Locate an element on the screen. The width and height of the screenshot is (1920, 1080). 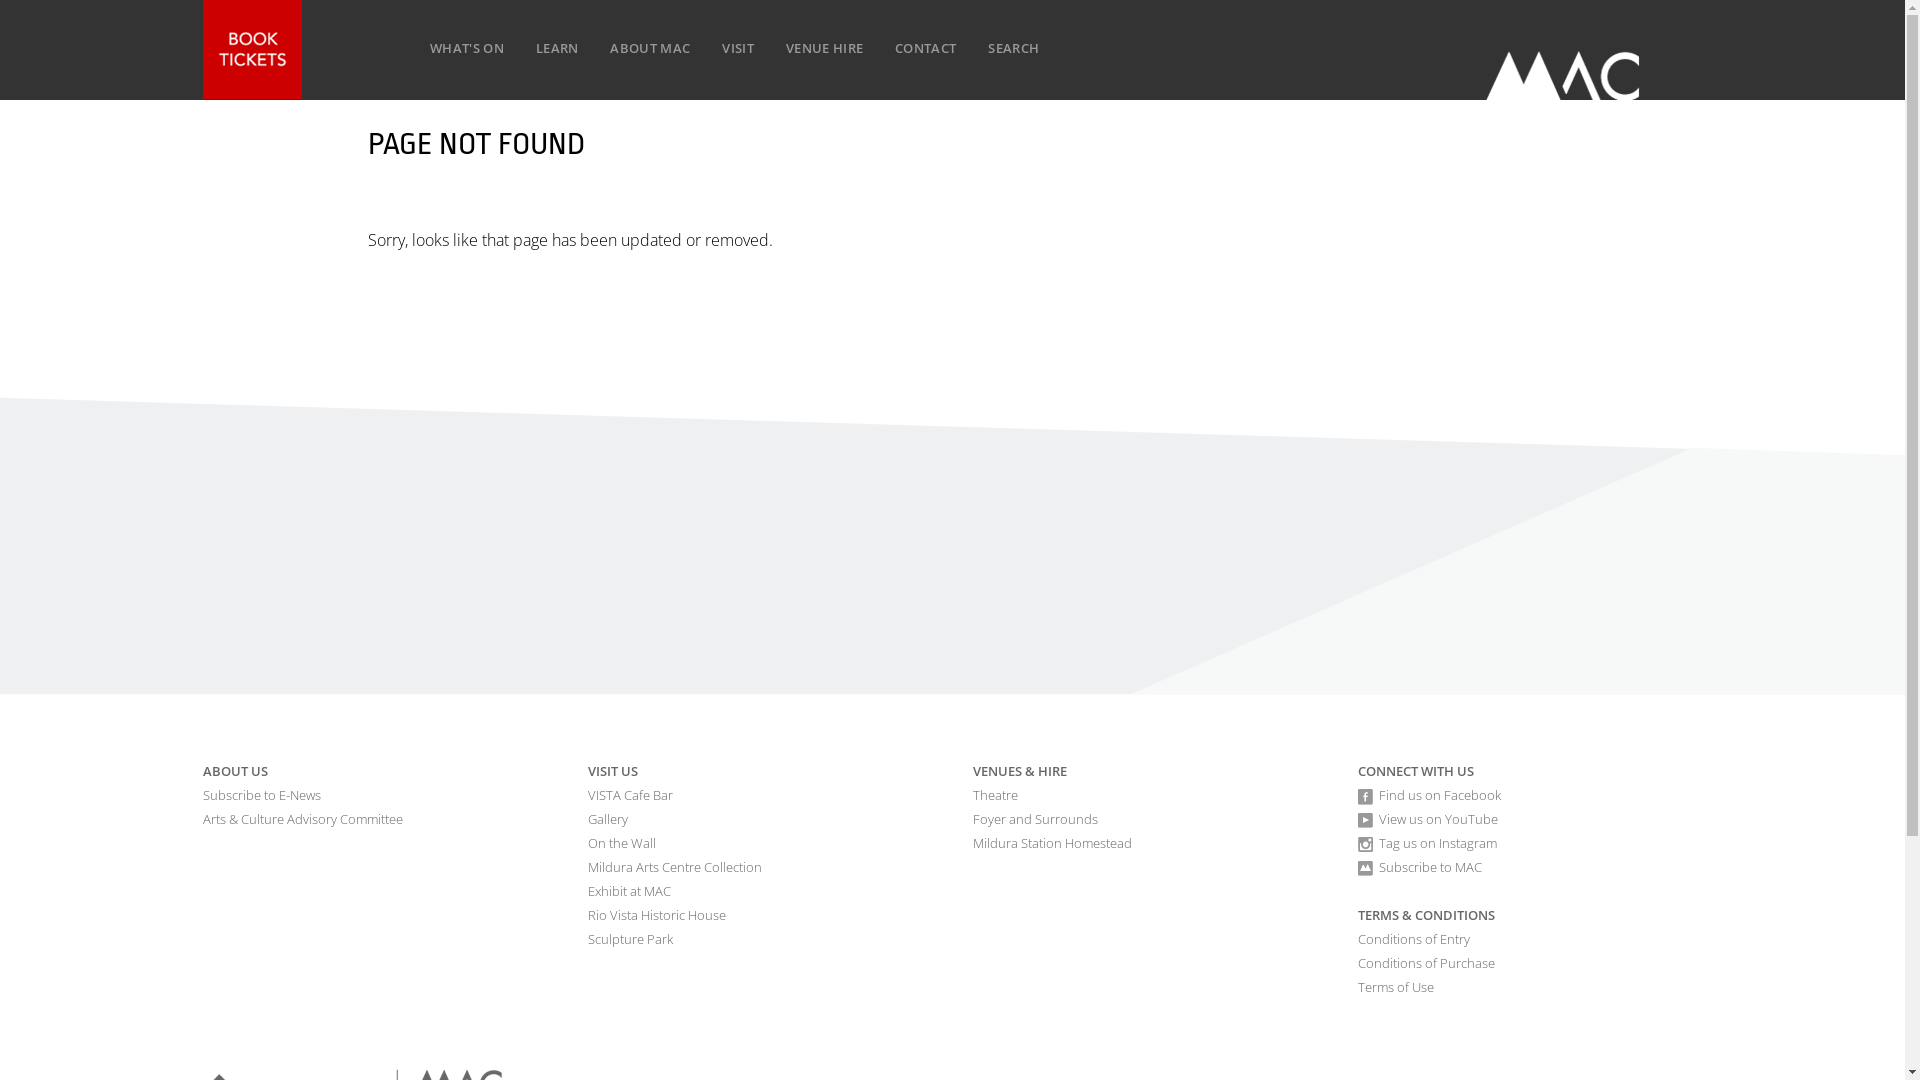
'Subscribe to MAC' is located at coordinates (1428, 866).